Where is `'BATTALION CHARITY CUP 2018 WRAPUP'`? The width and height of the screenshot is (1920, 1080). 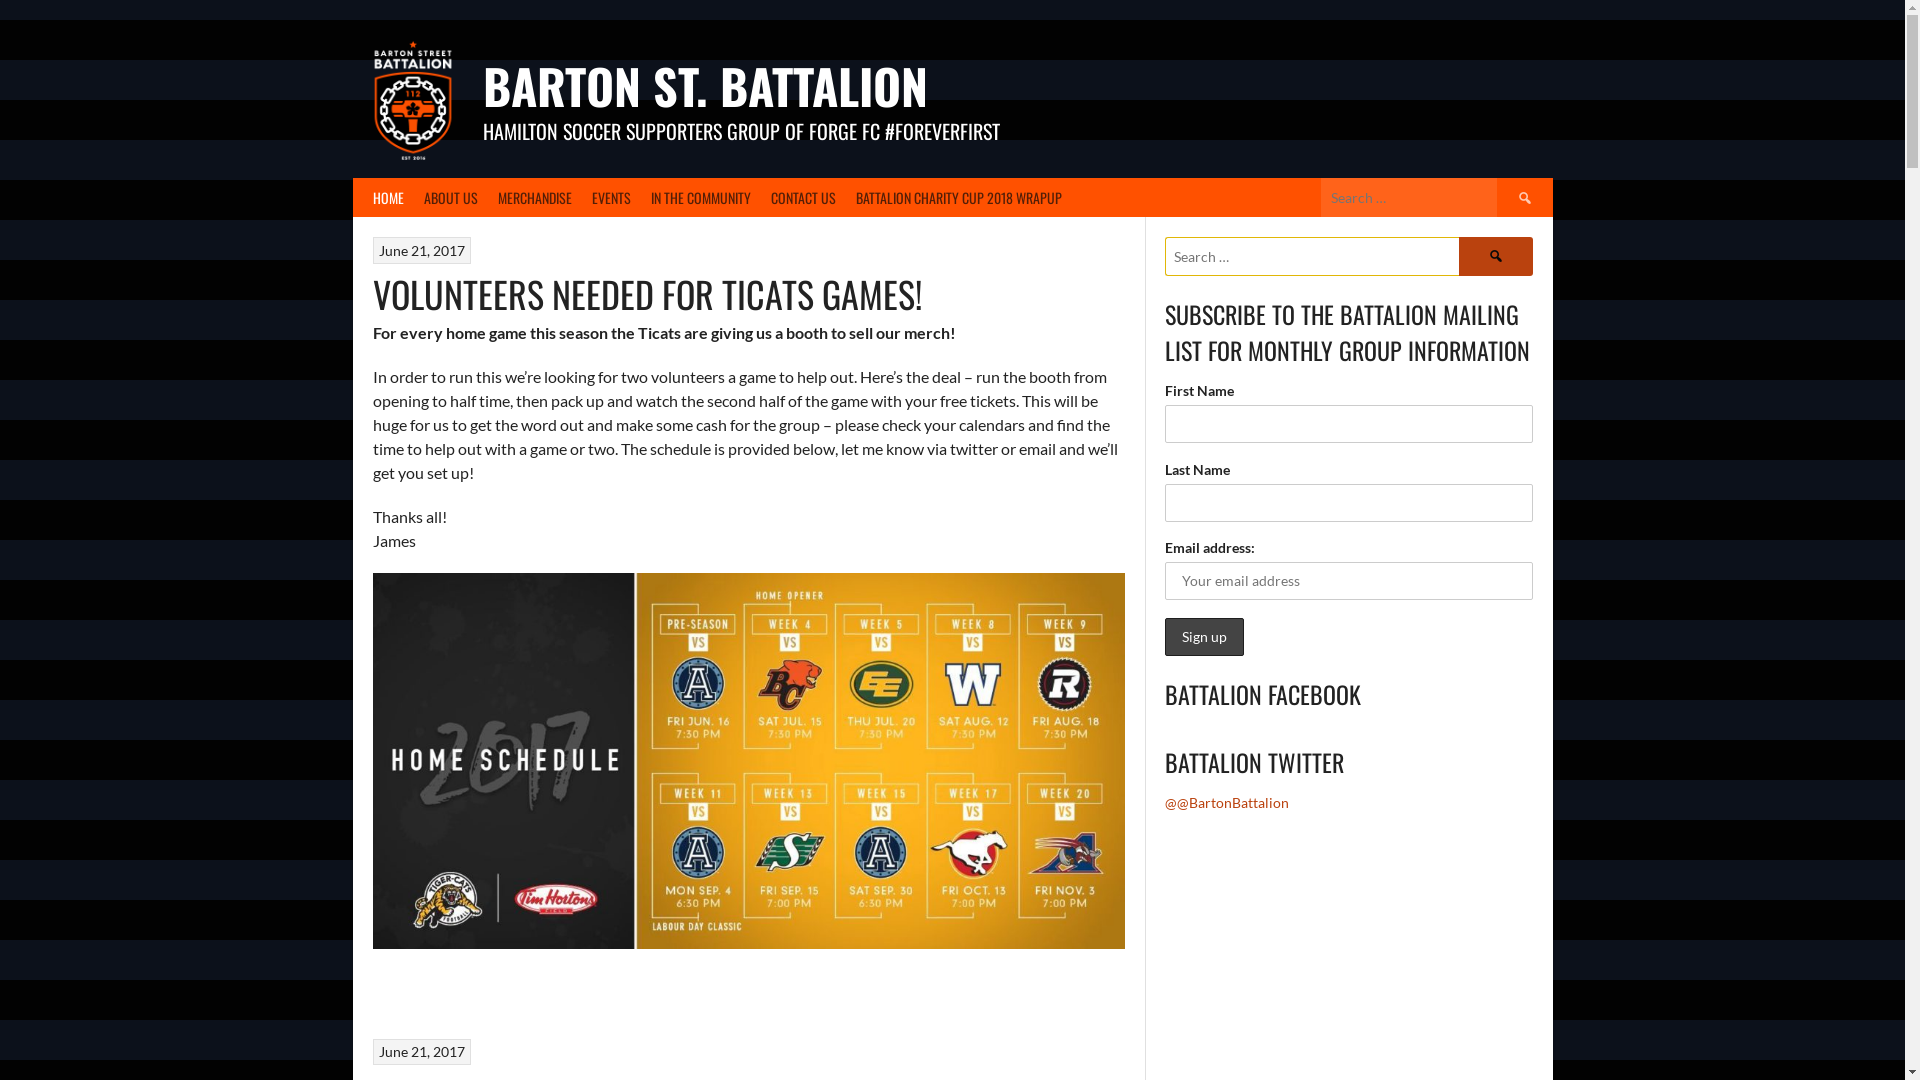 'BATTALION CHARITY CUP 2018 WRAPUP' is located at coordinates (958, 197).